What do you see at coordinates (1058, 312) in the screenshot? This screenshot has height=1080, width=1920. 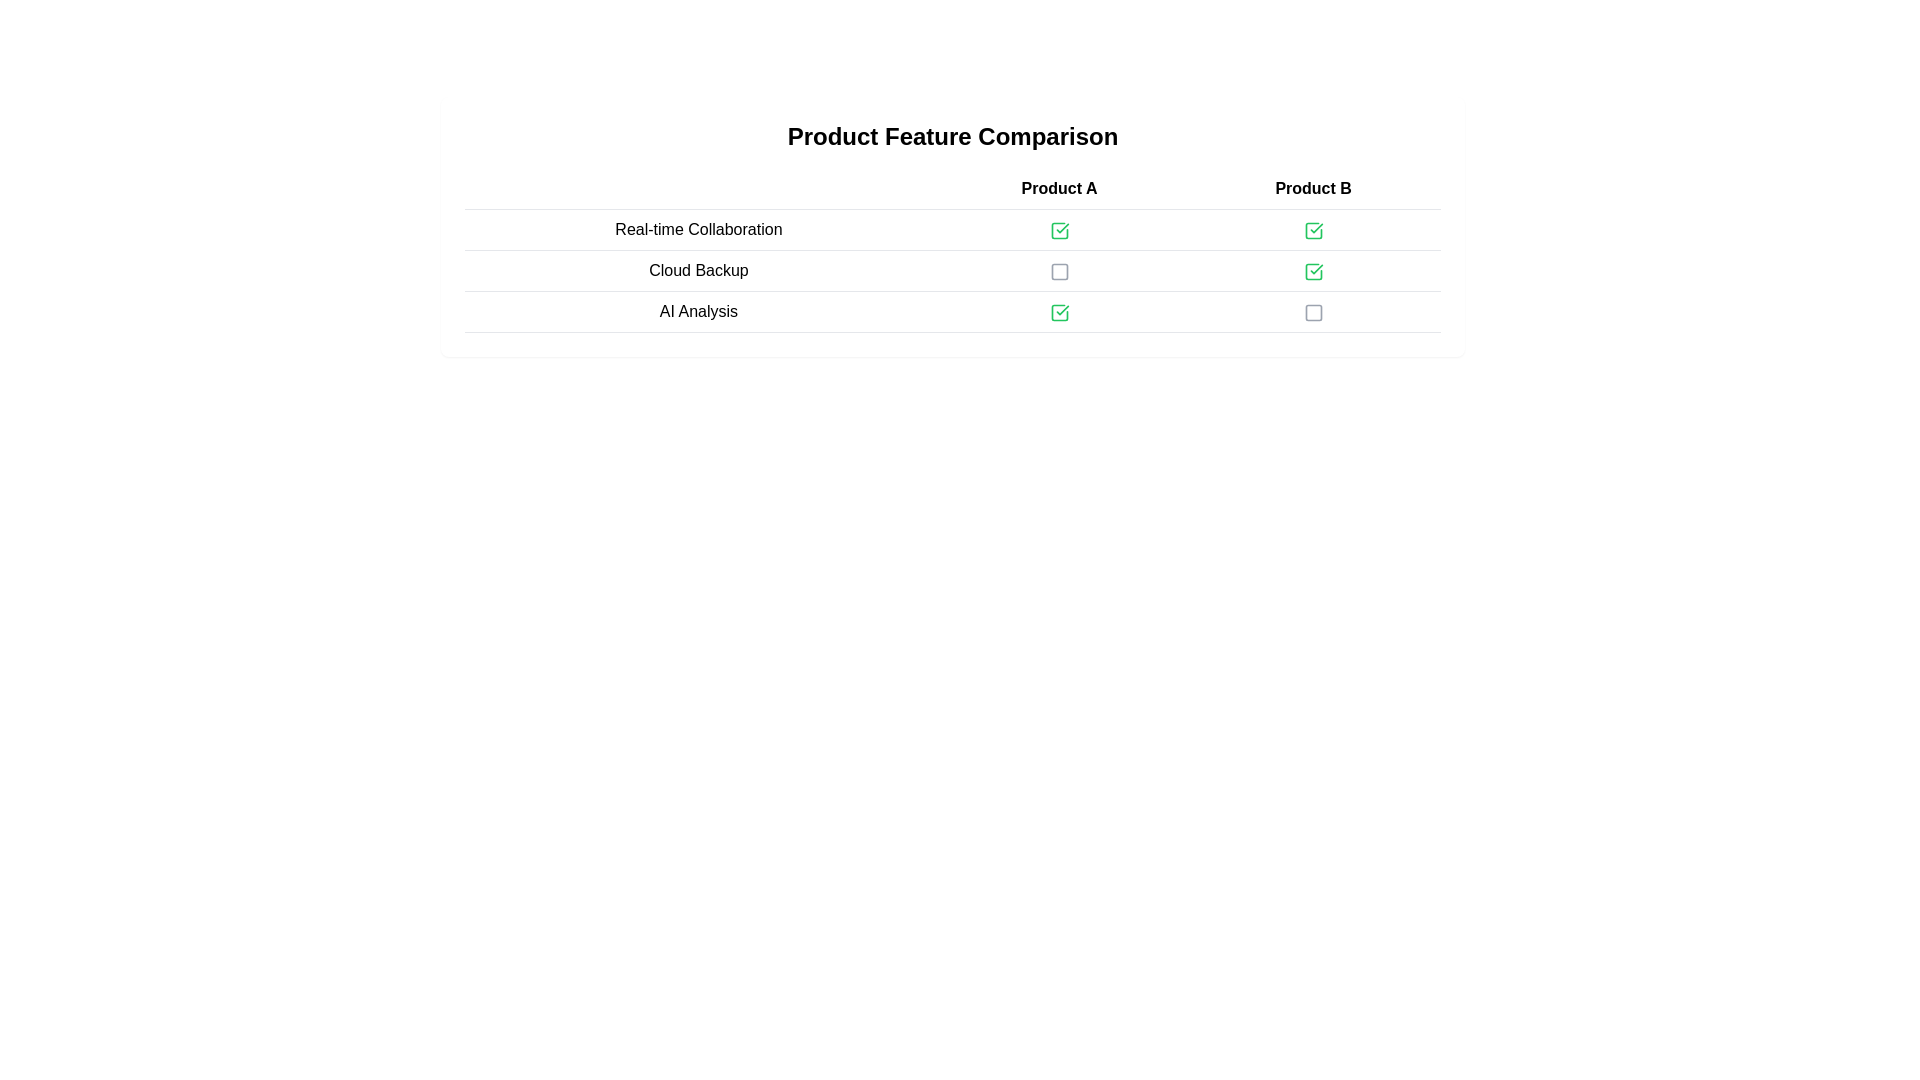 I see `the decorative status icon located in the 'Product A' column of the 'Real-time Collaboration' row in the feature comparison table, which indicates the feature is included` at bounding box center [1058, 312].